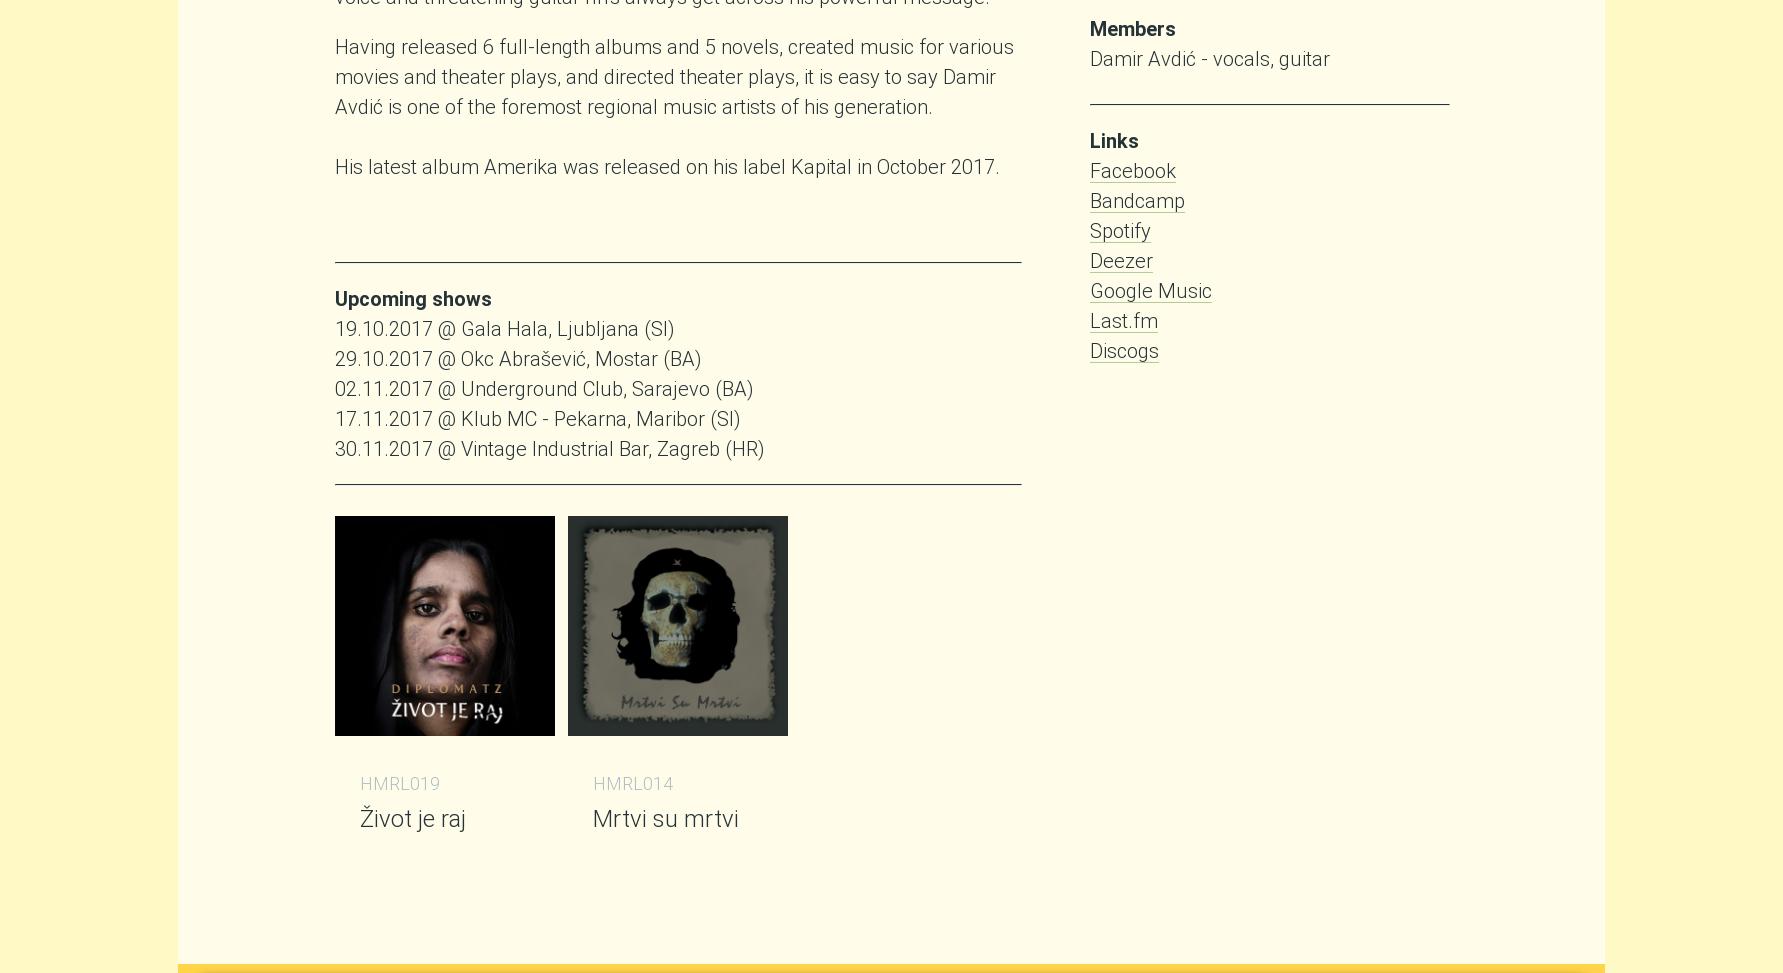 This screenshot has height=973, width=1783. Describe the element at coordinates (1119, 229) in the screenshot. I see `'Spotify'` at that location.